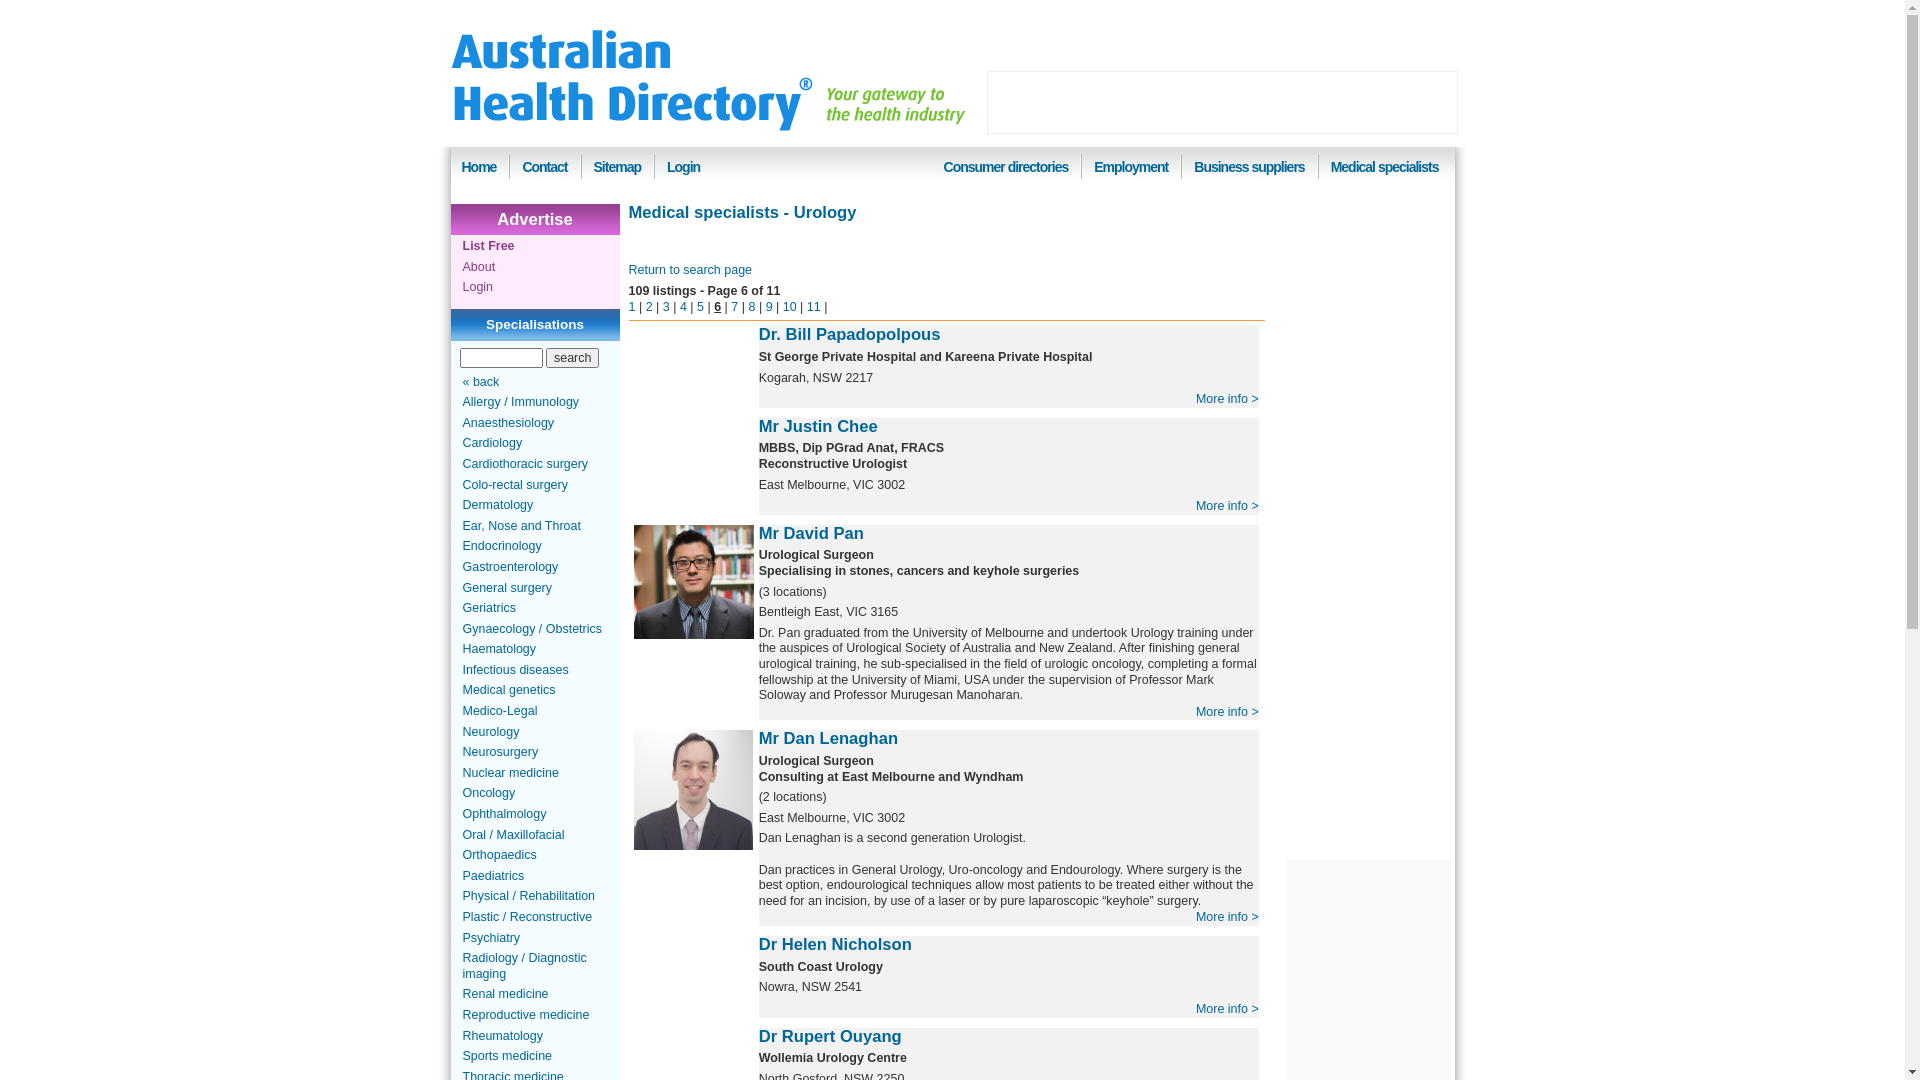 The width and height of the screenshot is (1920, 1080). Describe the element at coordinates (521, 524) in the screenshot. I see `'Ear, Nose and Throat'` at that location.